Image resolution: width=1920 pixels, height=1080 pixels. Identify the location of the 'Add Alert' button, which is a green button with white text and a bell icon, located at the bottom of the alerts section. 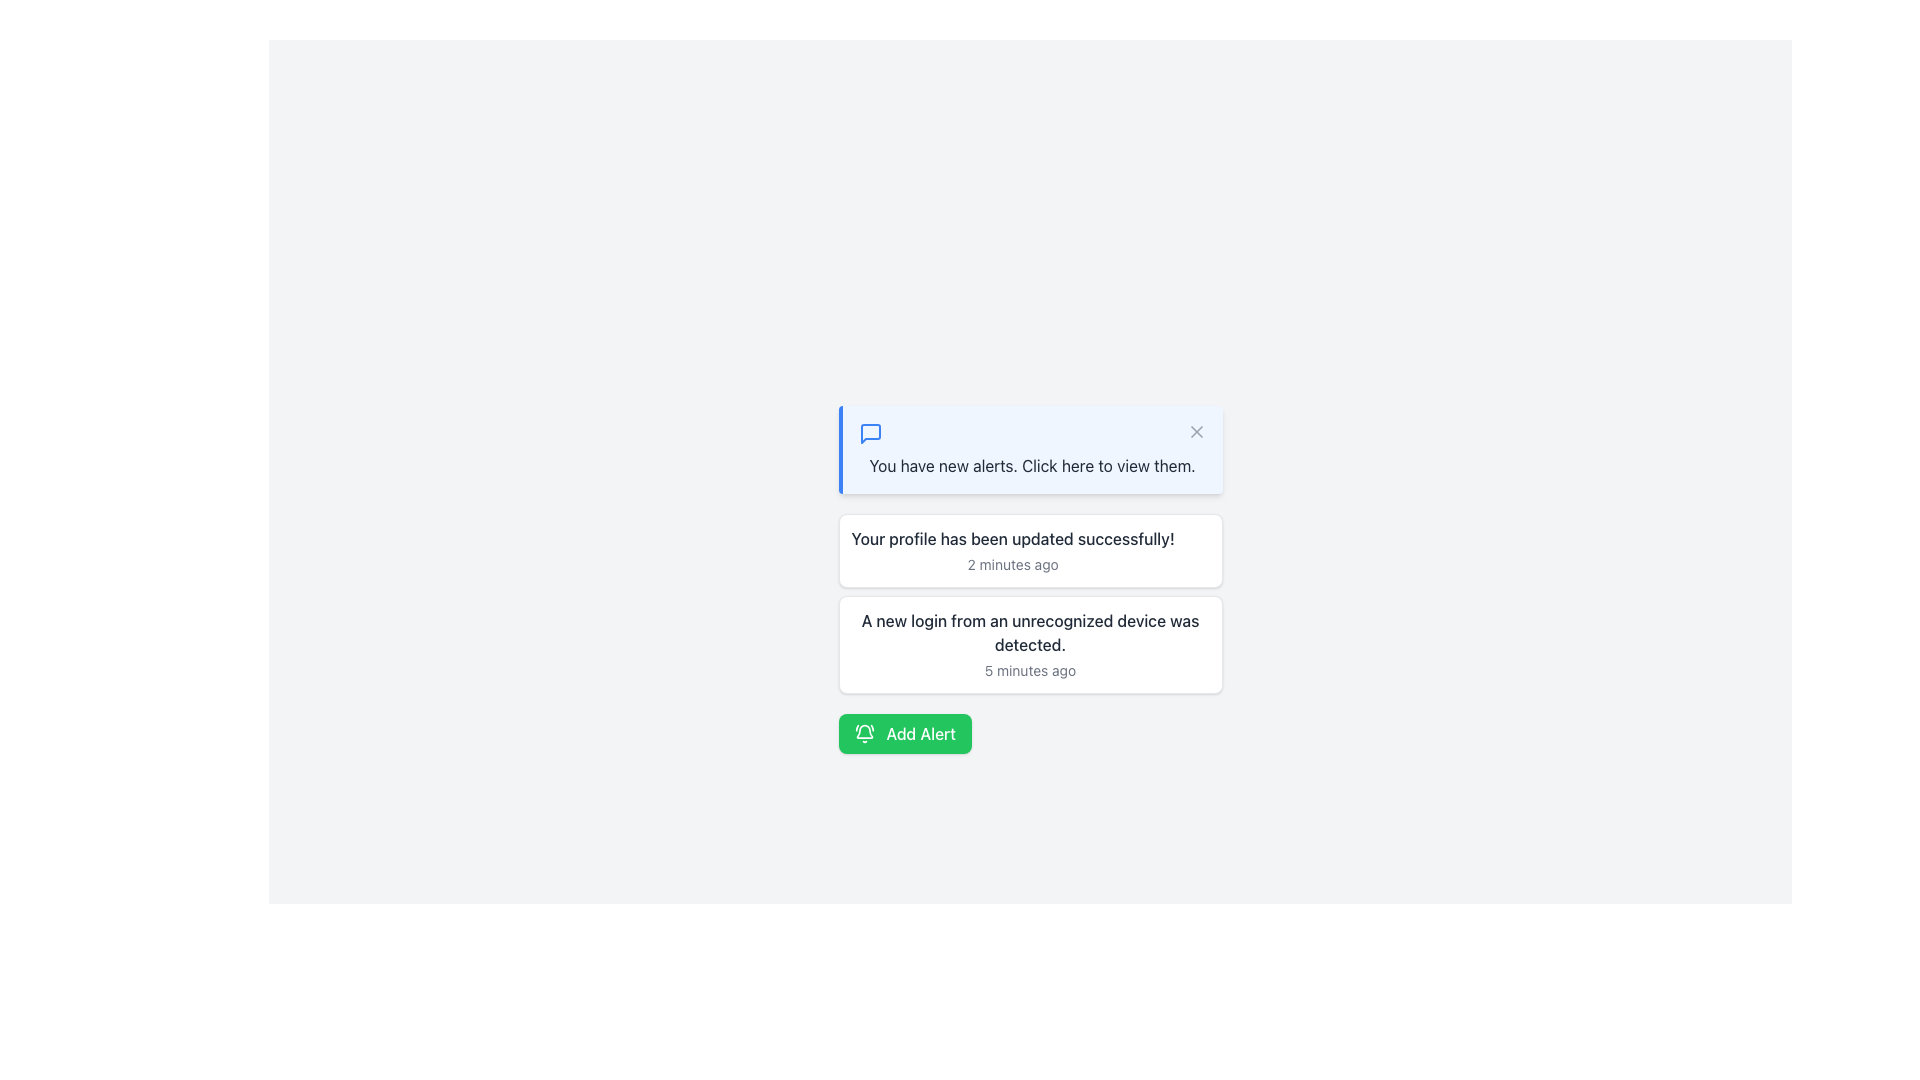
(904, 733).